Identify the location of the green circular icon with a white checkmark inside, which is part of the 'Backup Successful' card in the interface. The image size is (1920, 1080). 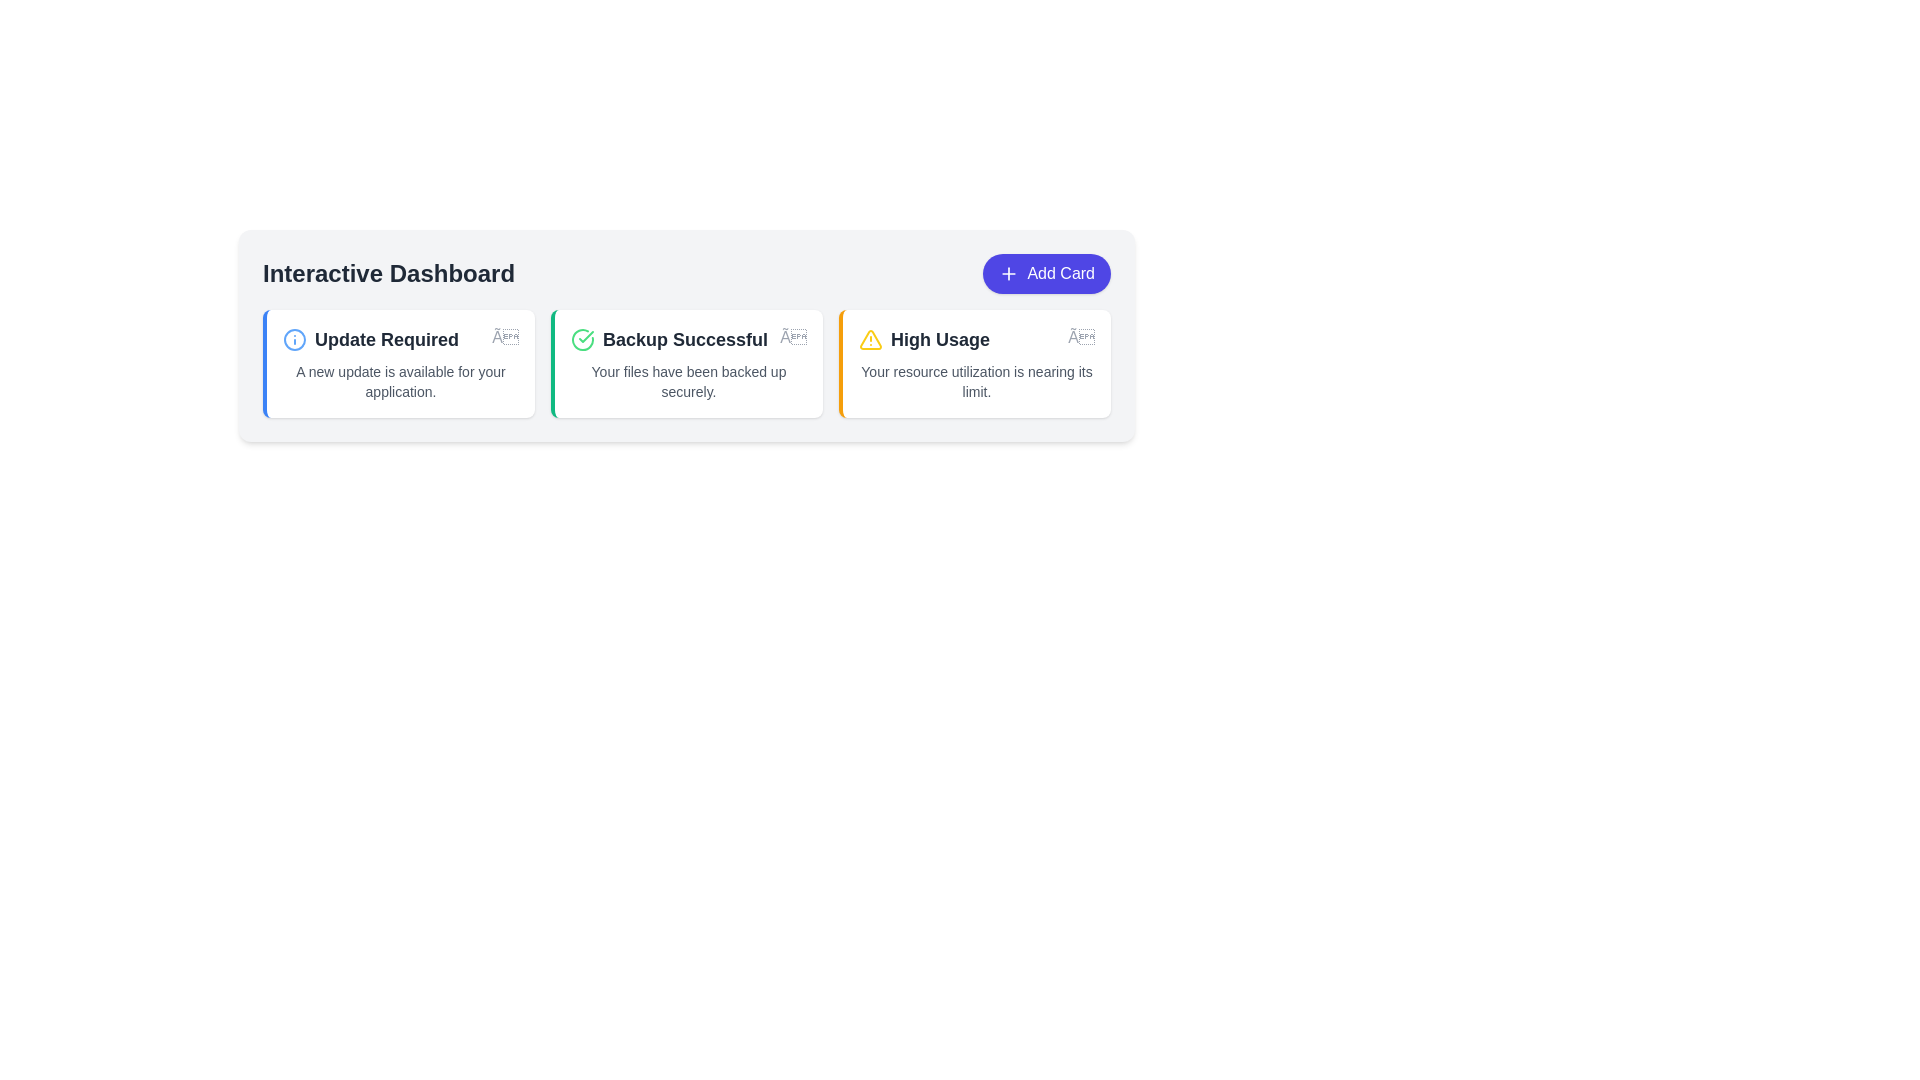
(581, 338).